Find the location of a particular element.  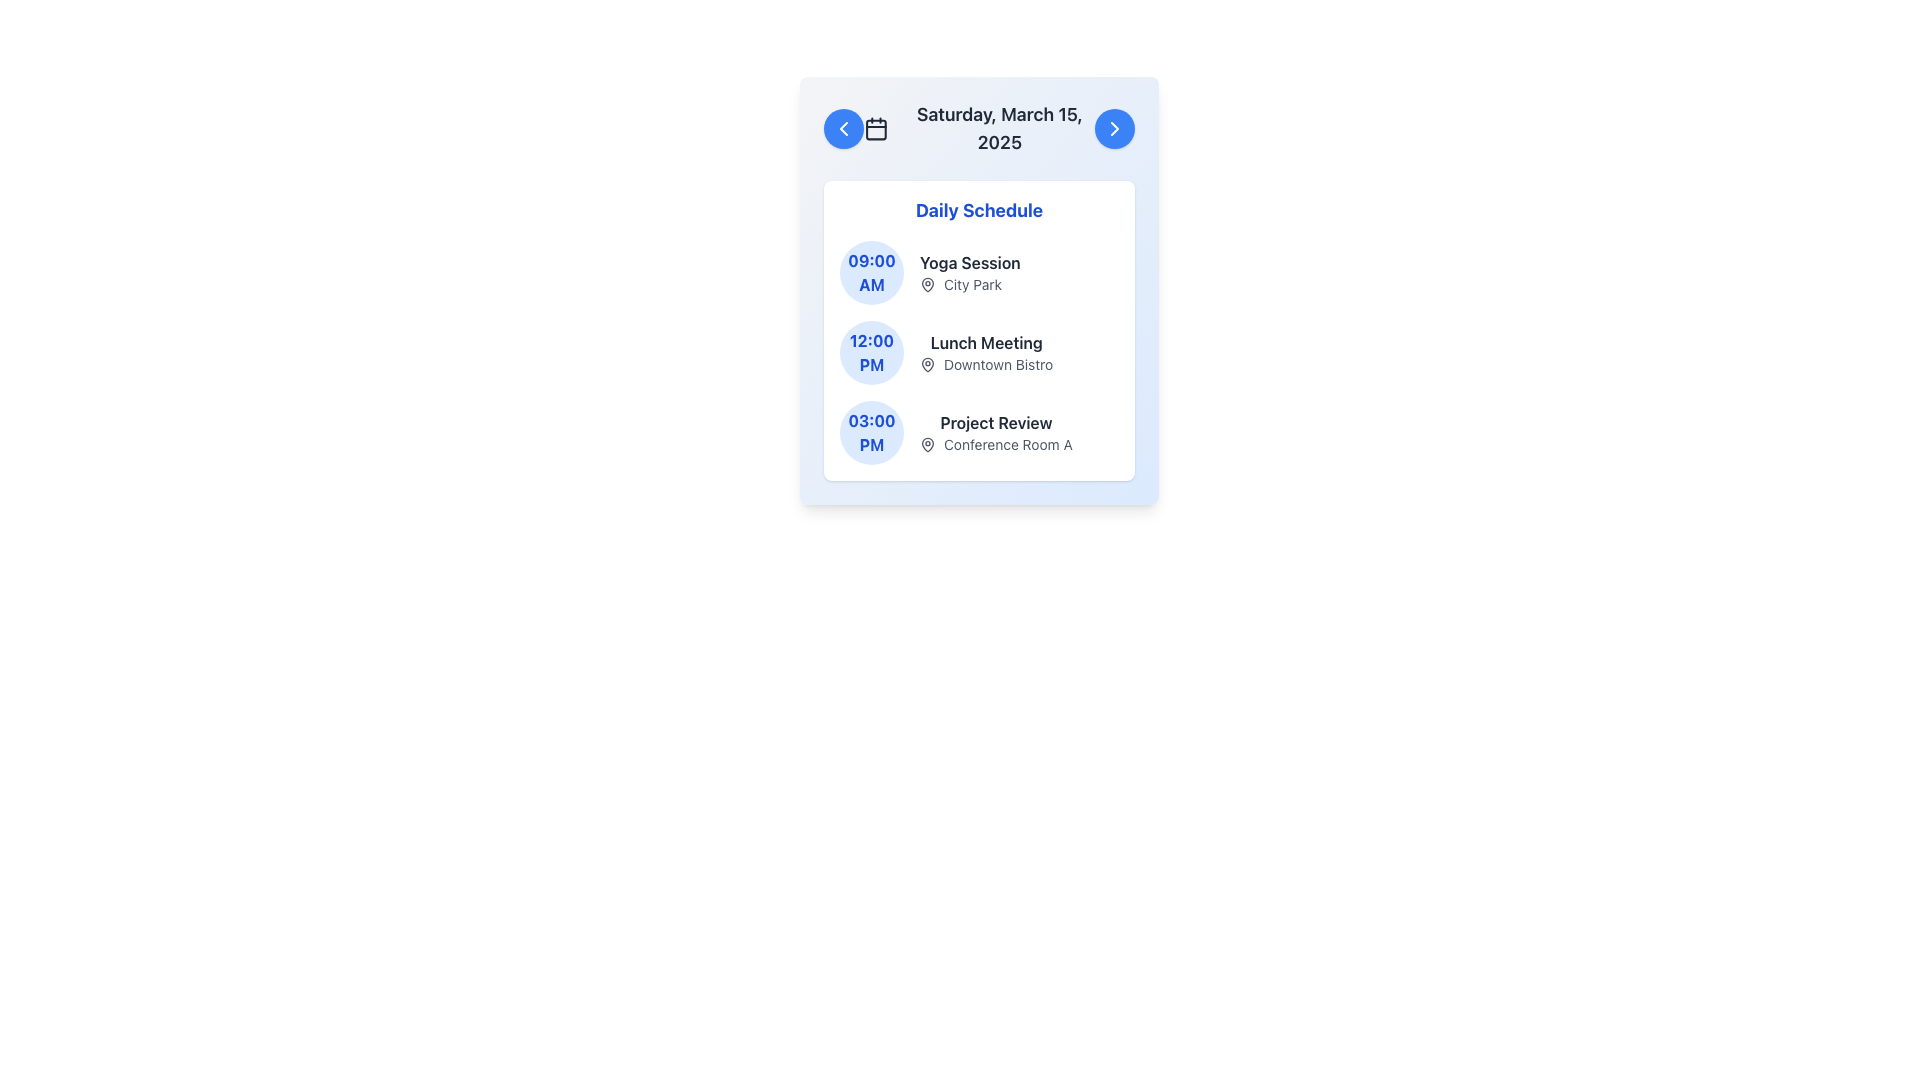

the Map Pin icon located to the left of the 'City Park' label, which indicates the venue for the '09:00 AM Yoga Session' is located at coordinates (926, 285).